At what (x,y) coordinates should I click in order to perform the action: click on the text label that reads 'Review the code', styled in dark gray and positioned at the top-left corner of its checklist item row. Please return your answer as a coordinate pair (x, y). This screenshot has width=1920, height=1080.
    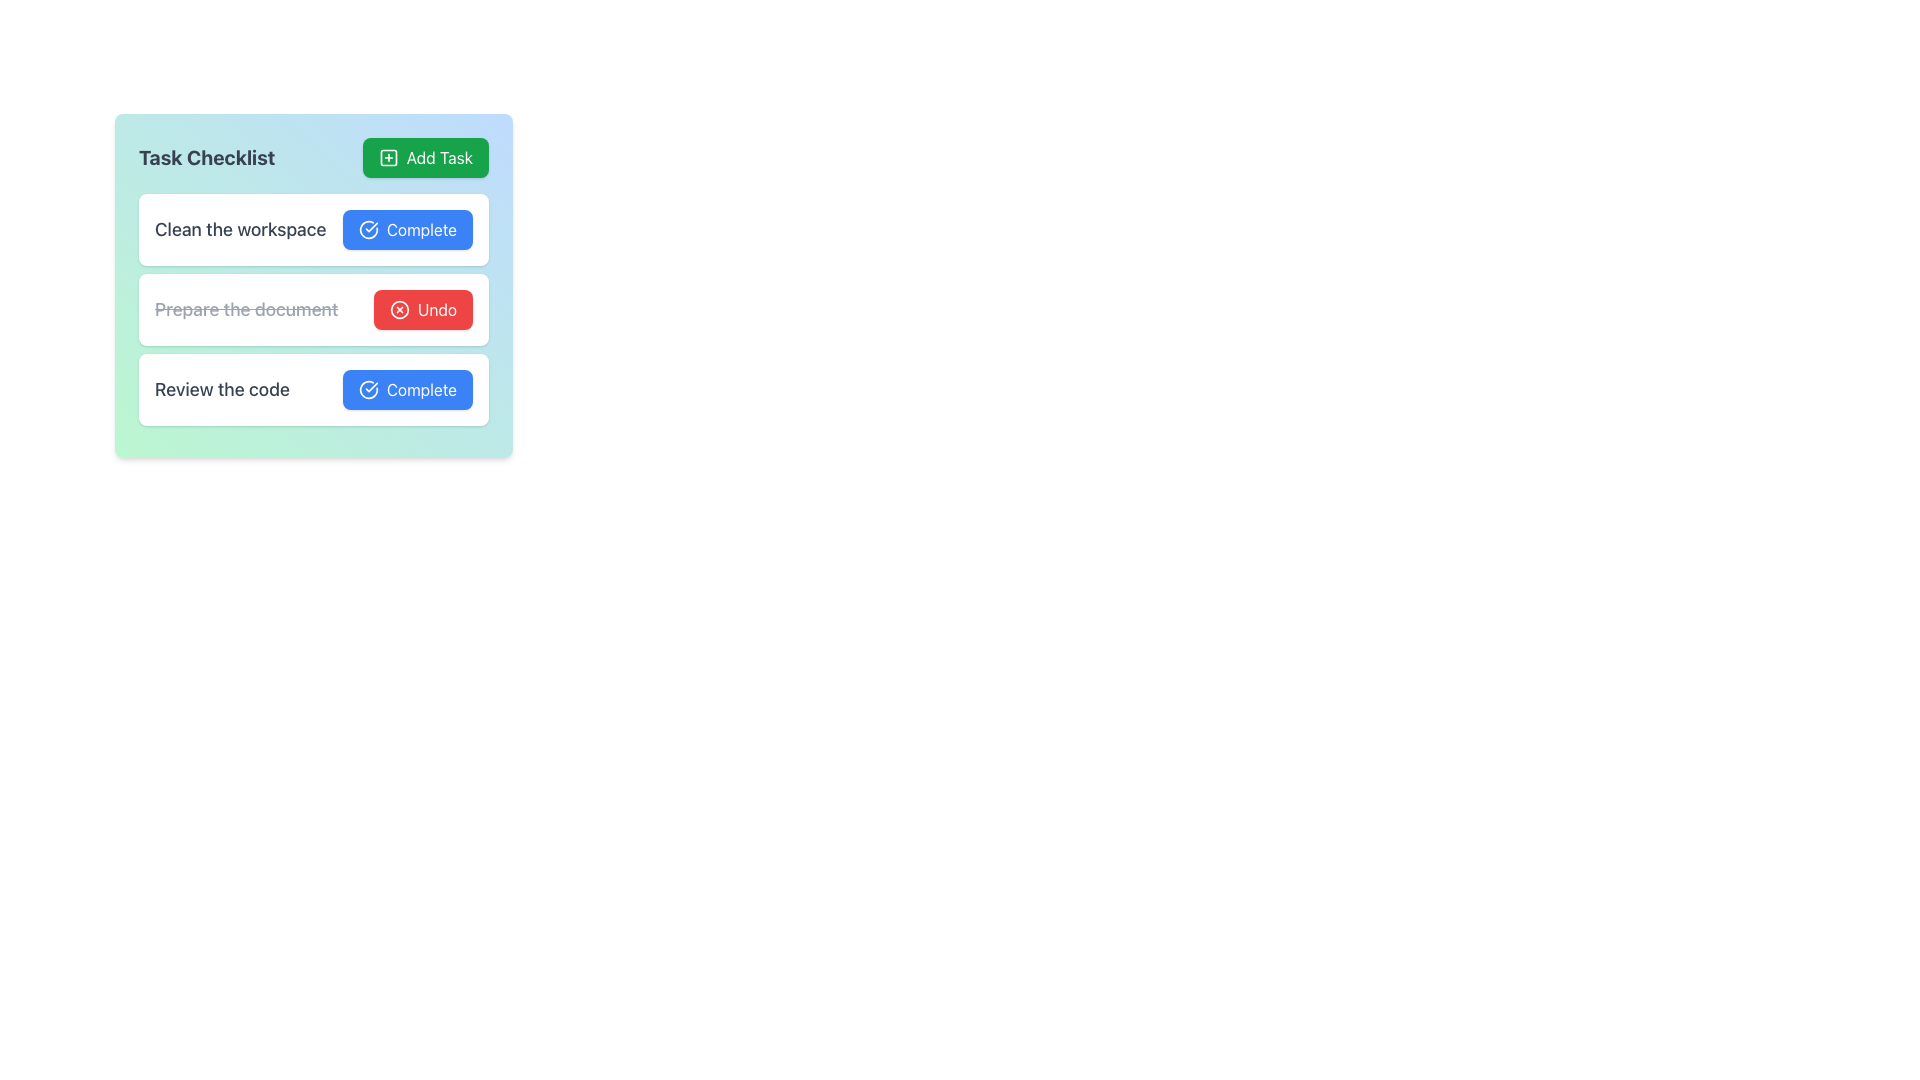
    Looking at the image, I should click on (222, 389).